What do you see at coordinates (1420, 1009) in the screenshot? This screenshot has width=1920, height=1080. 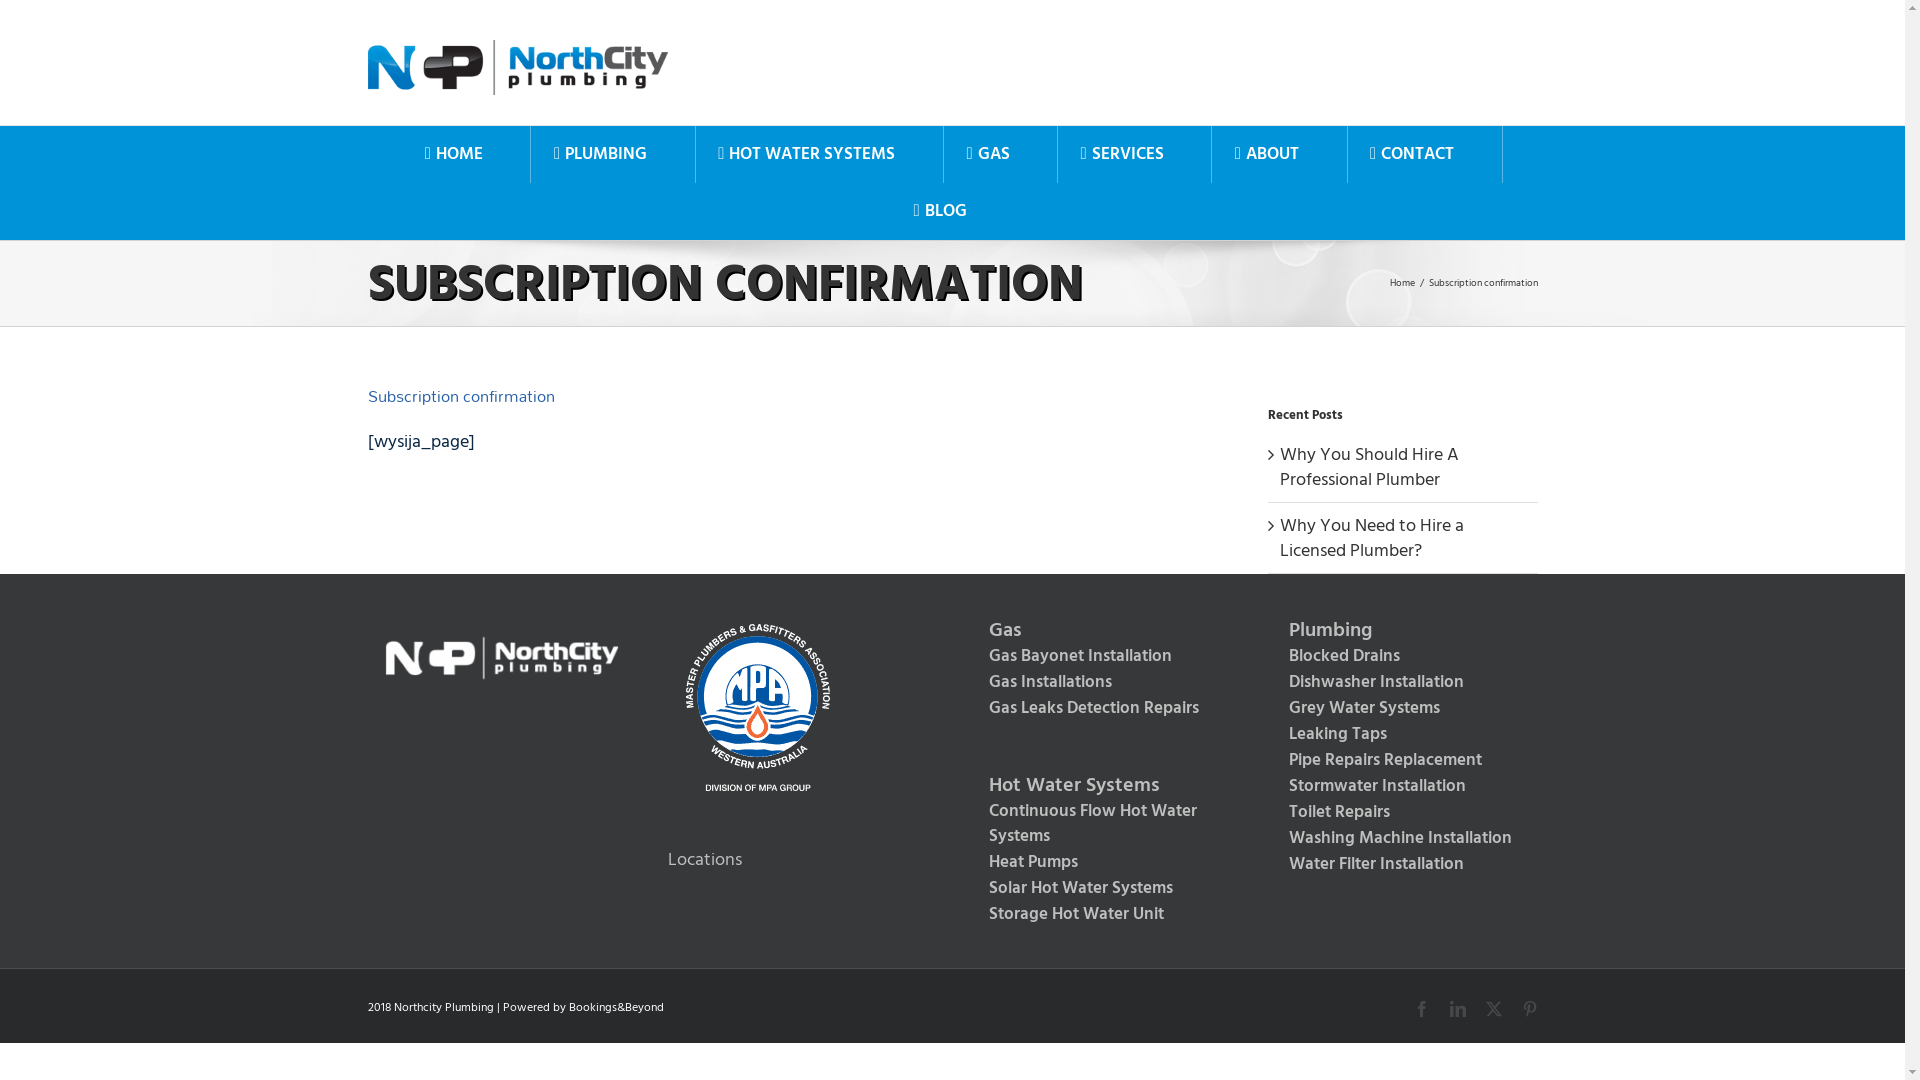 I see `'Facebook'` at bounding box center [1420, 1009].